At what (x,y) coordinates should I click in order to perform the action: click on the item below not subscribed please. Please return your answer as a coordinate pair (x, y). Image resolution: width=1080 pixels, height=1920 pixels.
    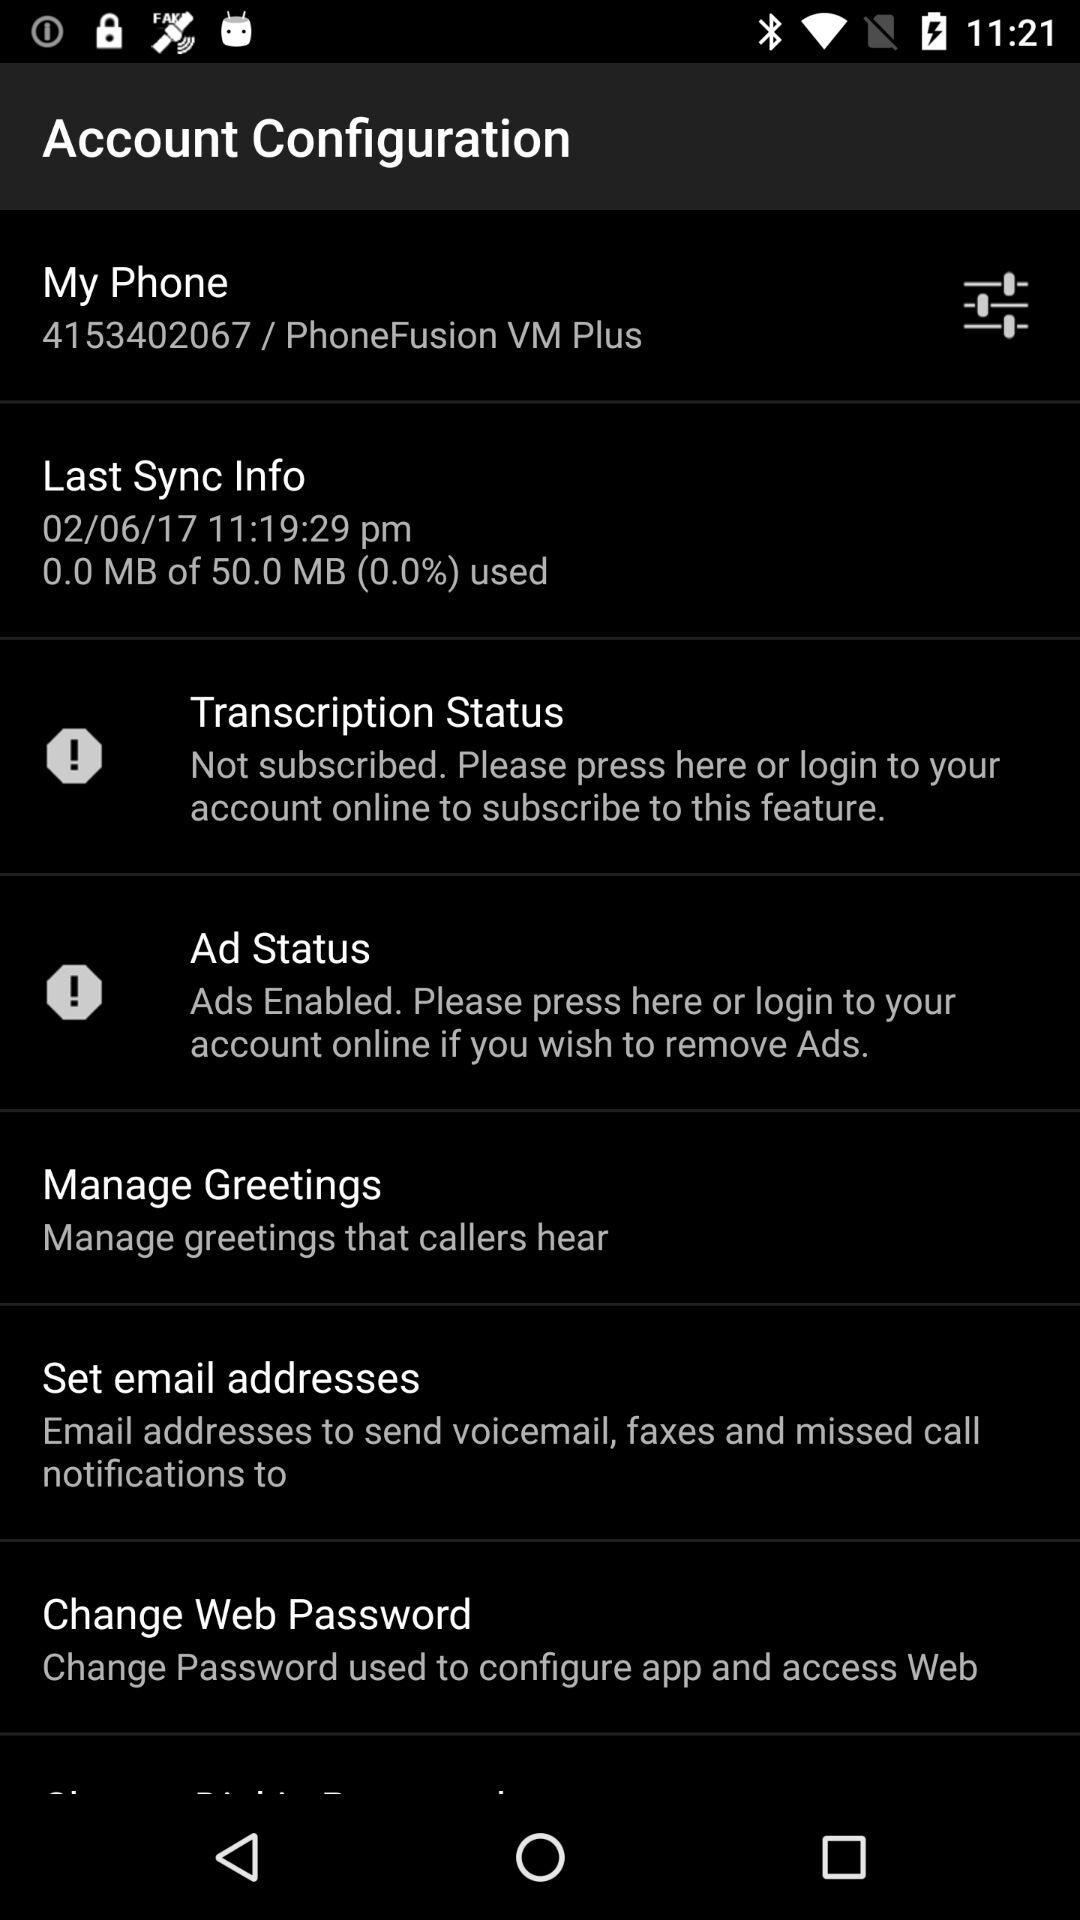
    Looking at the image, I should click on (280, 945).